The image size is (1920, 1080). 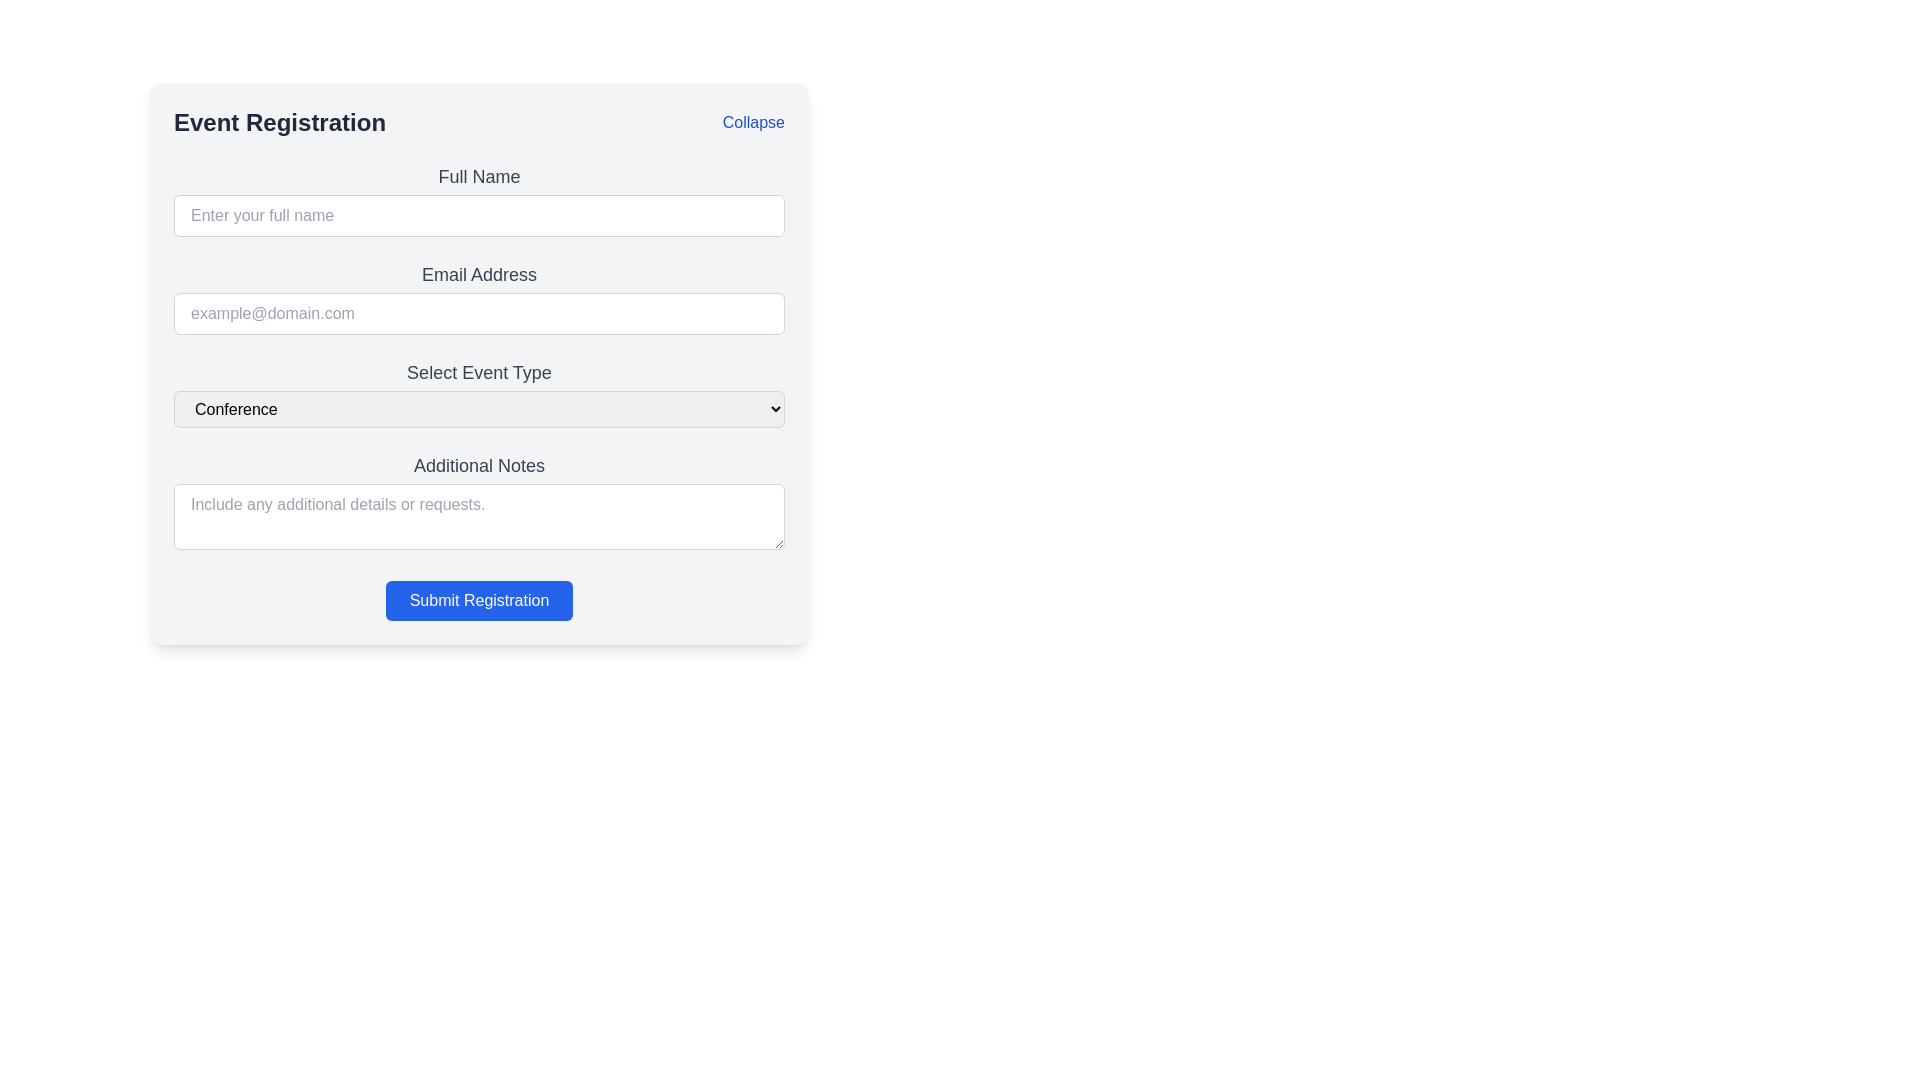 What do you see at coordinates (478, 274) in the screenshot?
I see `the label that provides the title for the 'Email Address' input field, which is positioned directly below the 'Full Name' field label and above the email input box` at bounding box center [478, 274].